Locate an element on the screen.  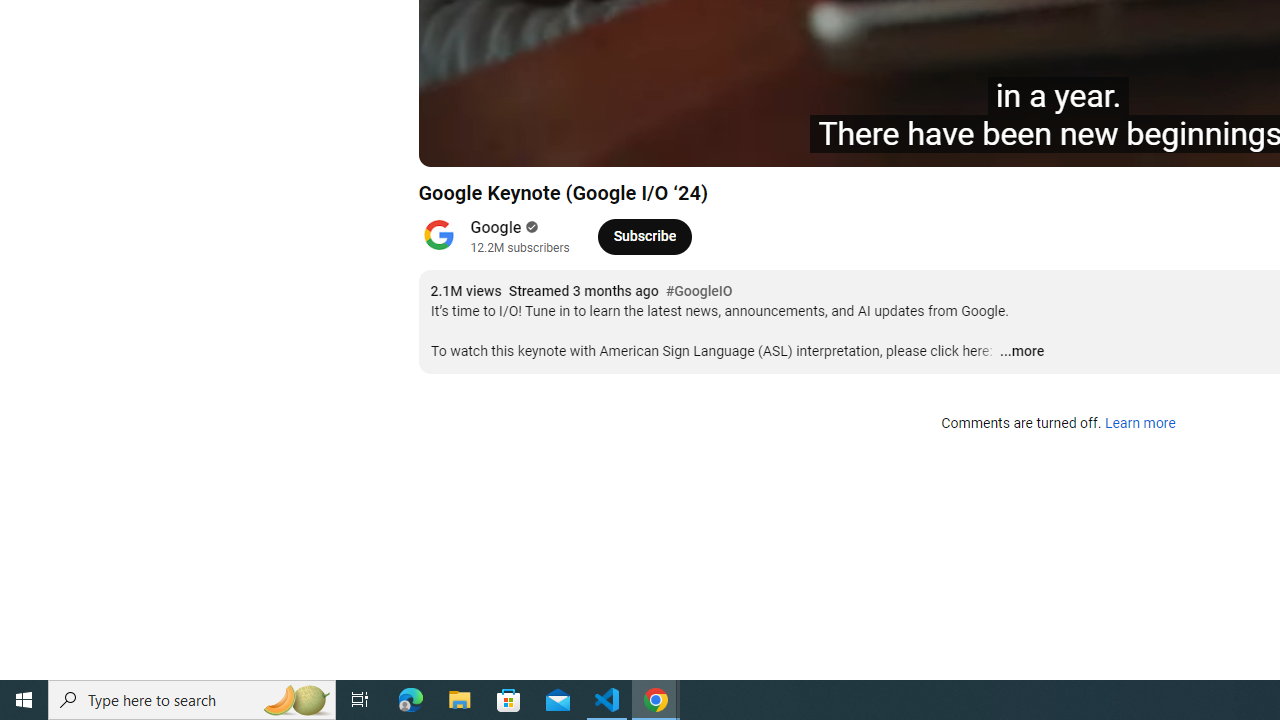
'#GoogleIO' is located at coordinates (699, 291).